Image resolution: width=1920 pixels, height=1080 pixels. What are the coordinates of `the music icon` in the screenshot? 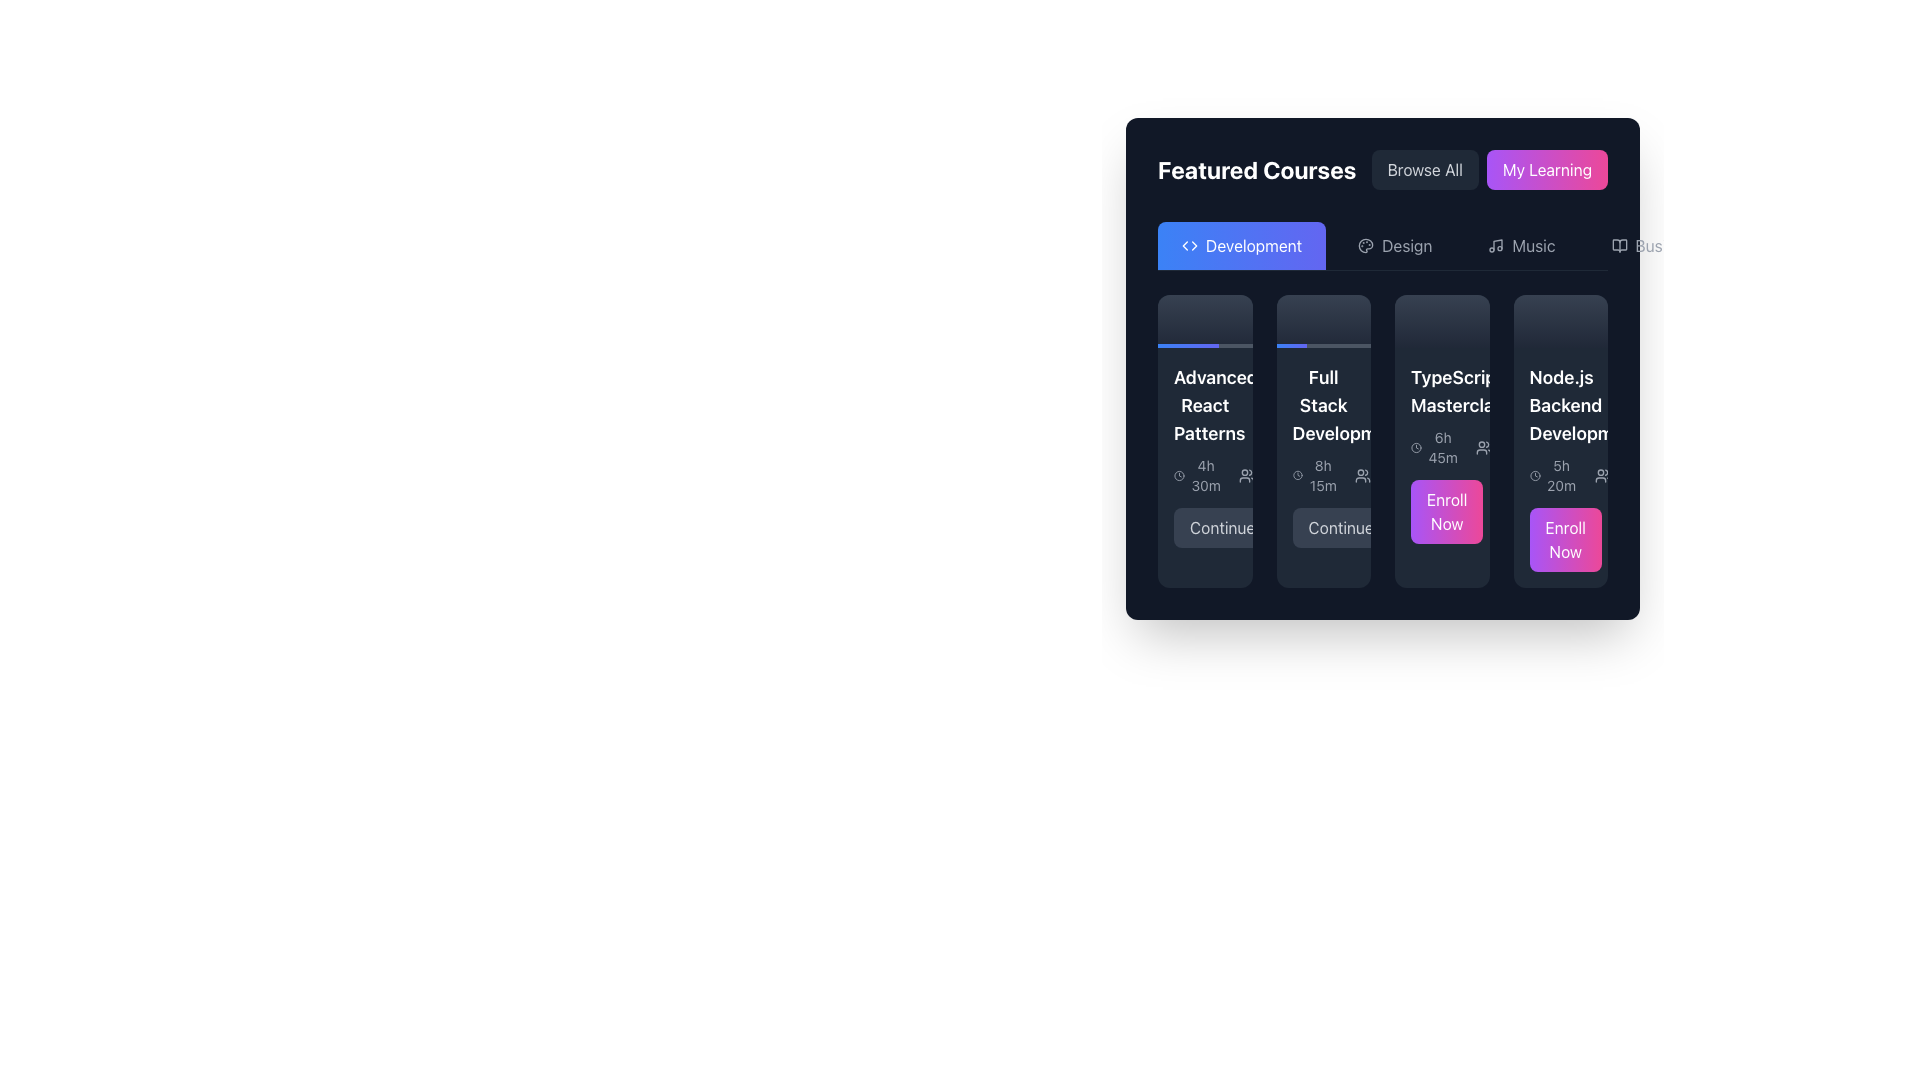 It's located at (1496, 245).